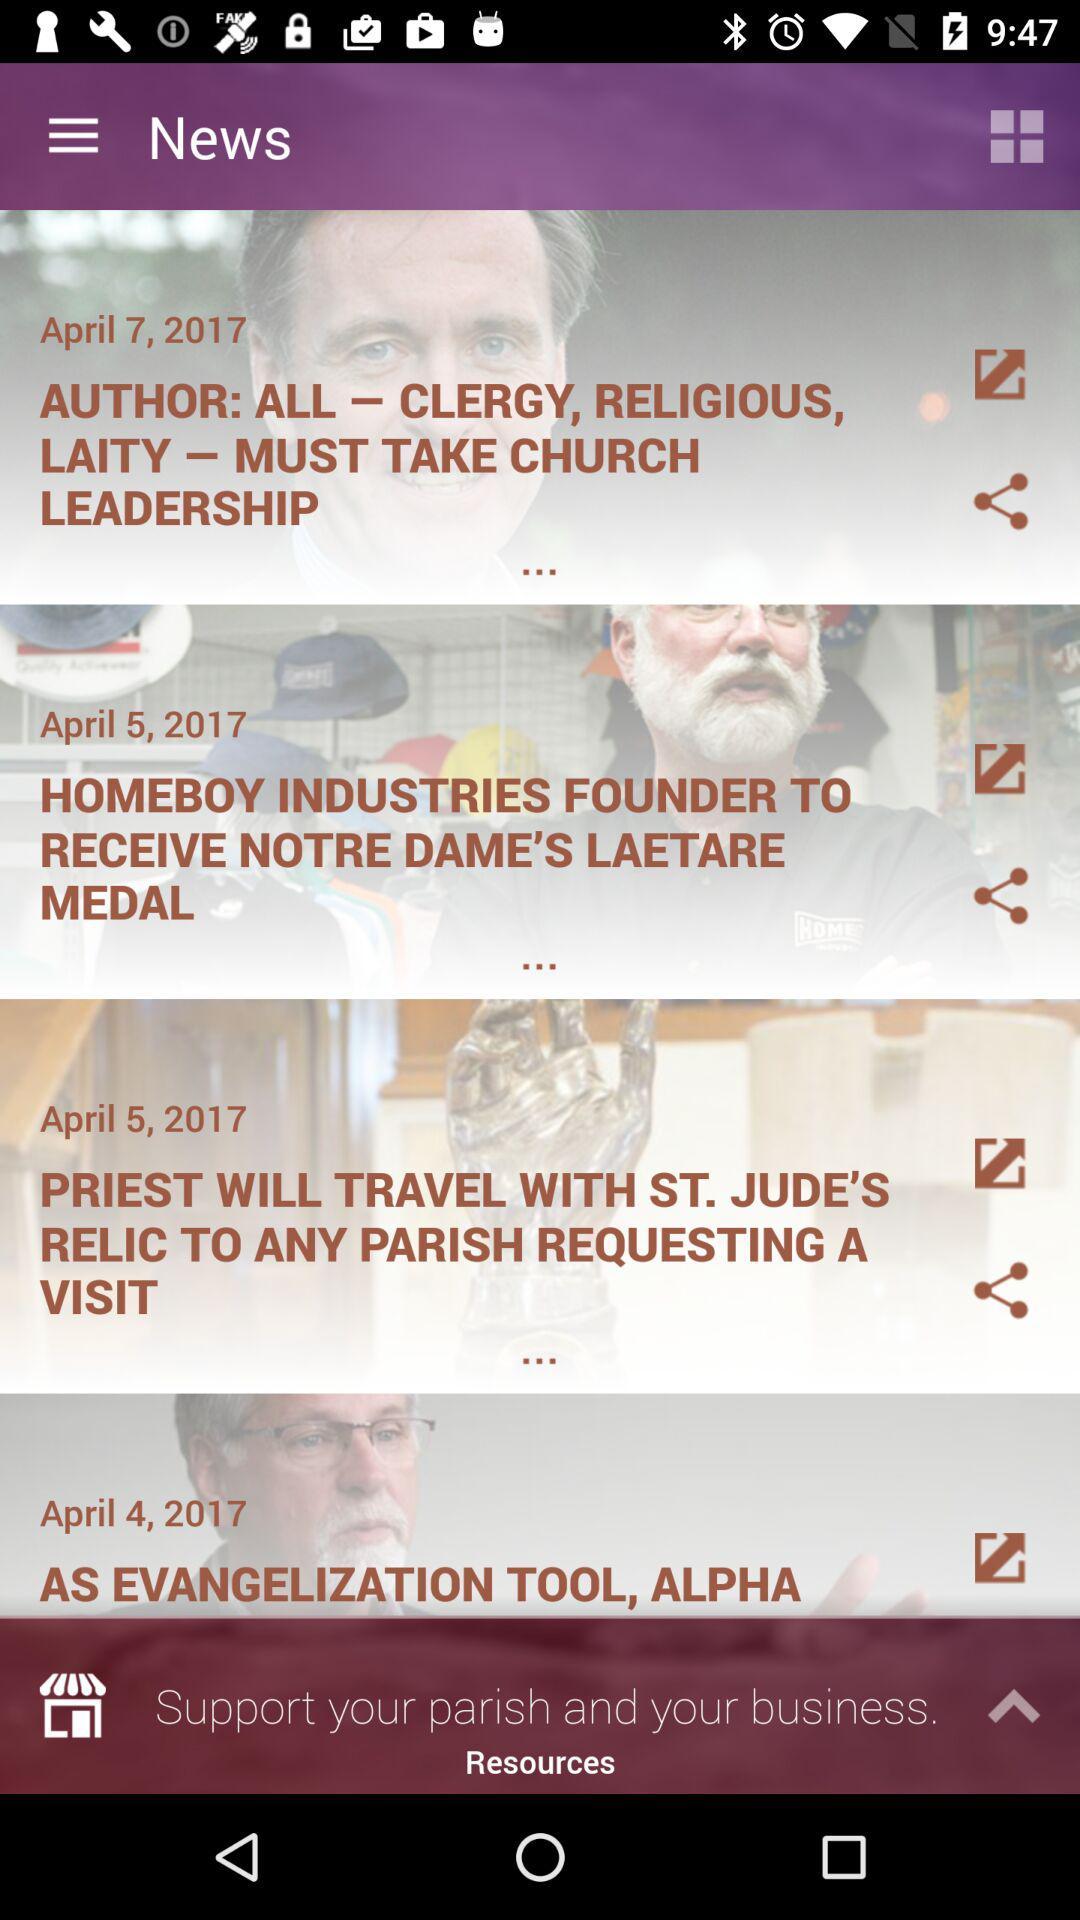  I want to click on item next to news item, so click(72, 135).